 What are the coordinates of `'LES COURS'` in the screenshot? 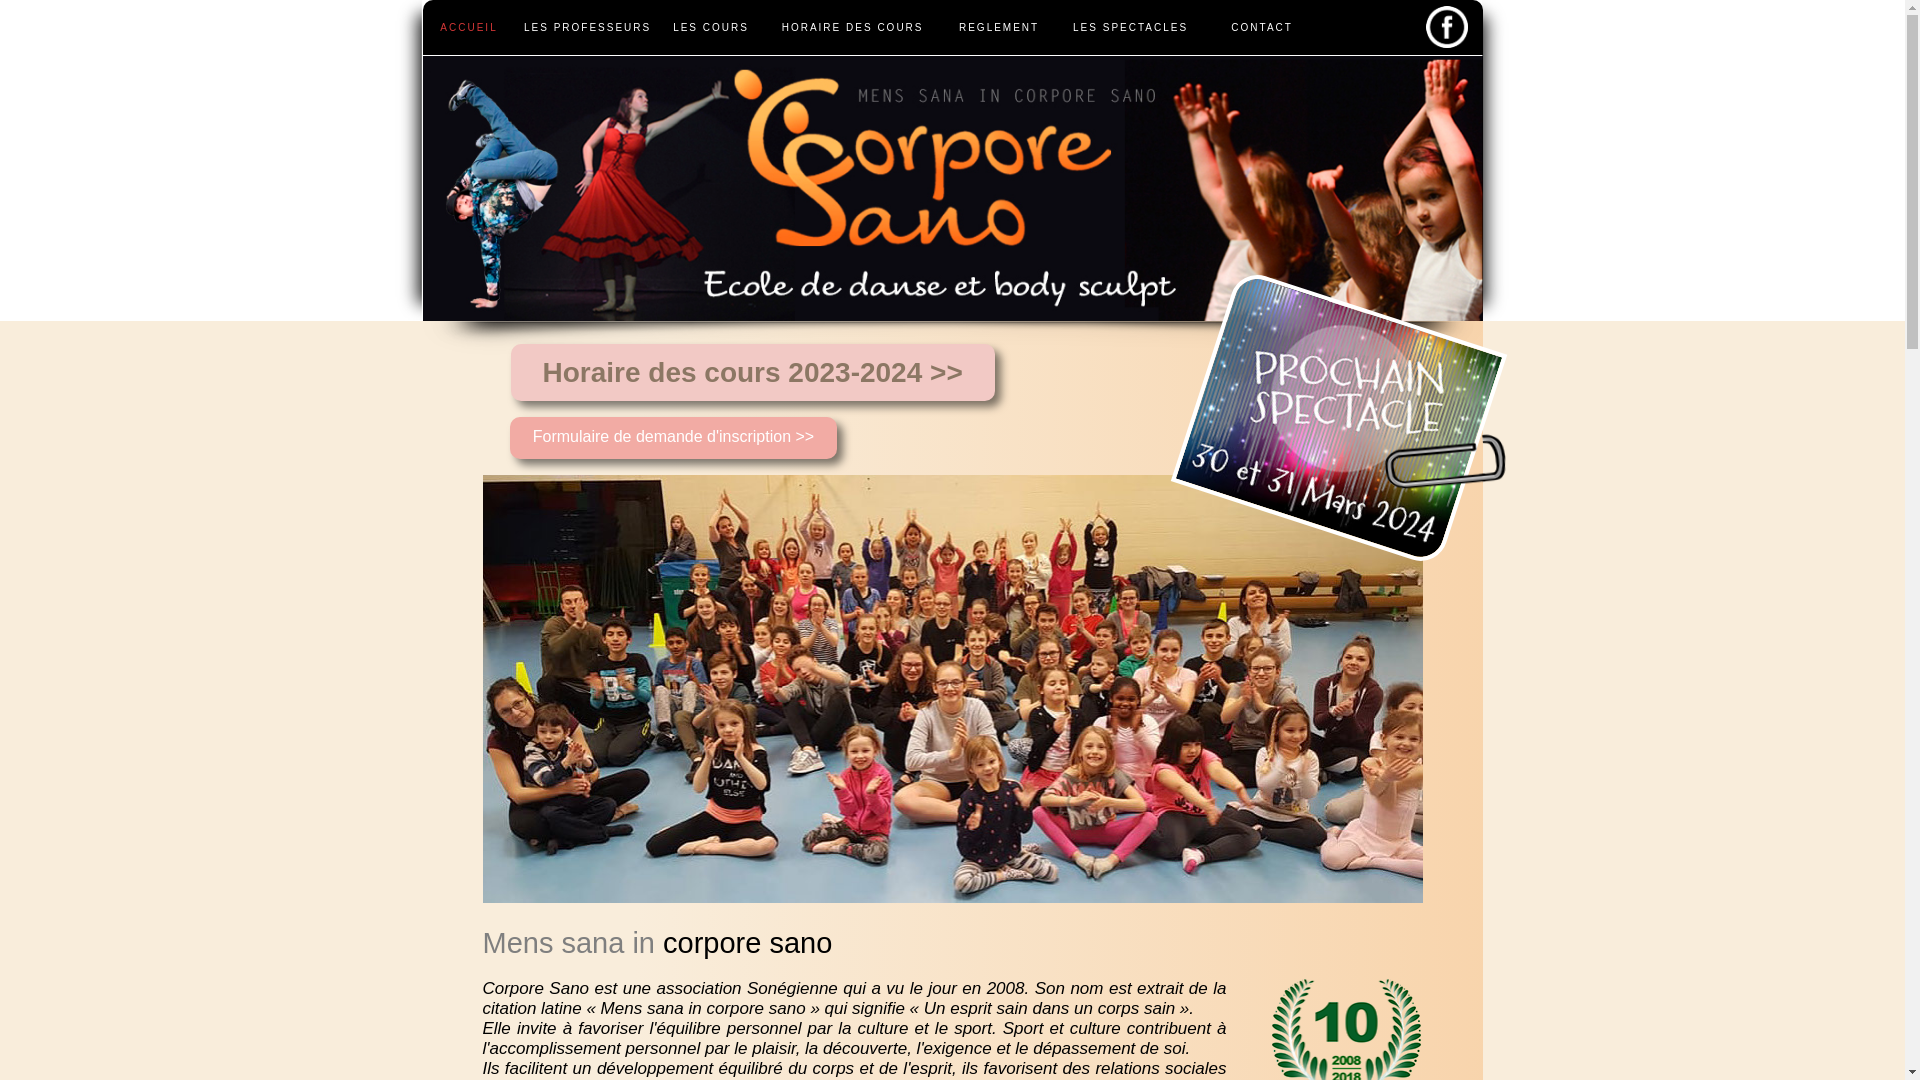 It's located at (711, 27).